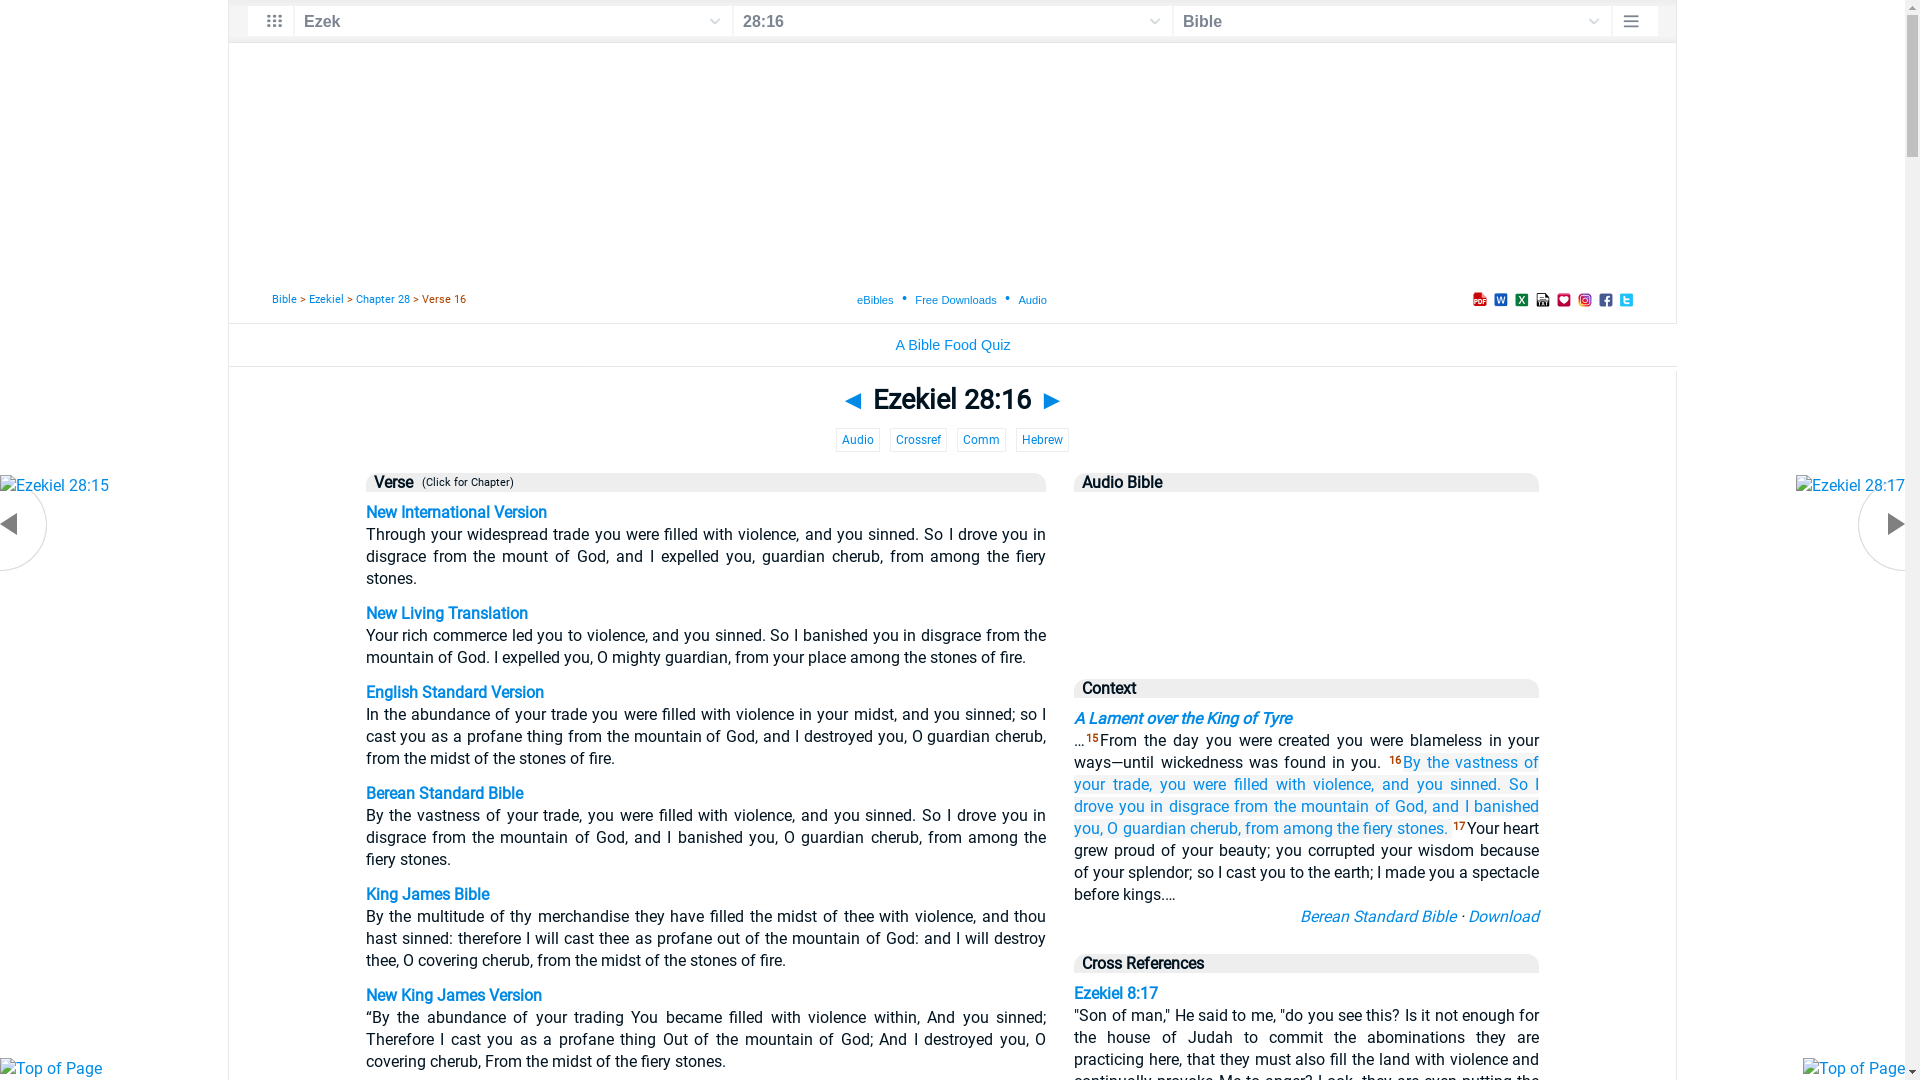  I want to click on 'Download', so click(1503, 916).